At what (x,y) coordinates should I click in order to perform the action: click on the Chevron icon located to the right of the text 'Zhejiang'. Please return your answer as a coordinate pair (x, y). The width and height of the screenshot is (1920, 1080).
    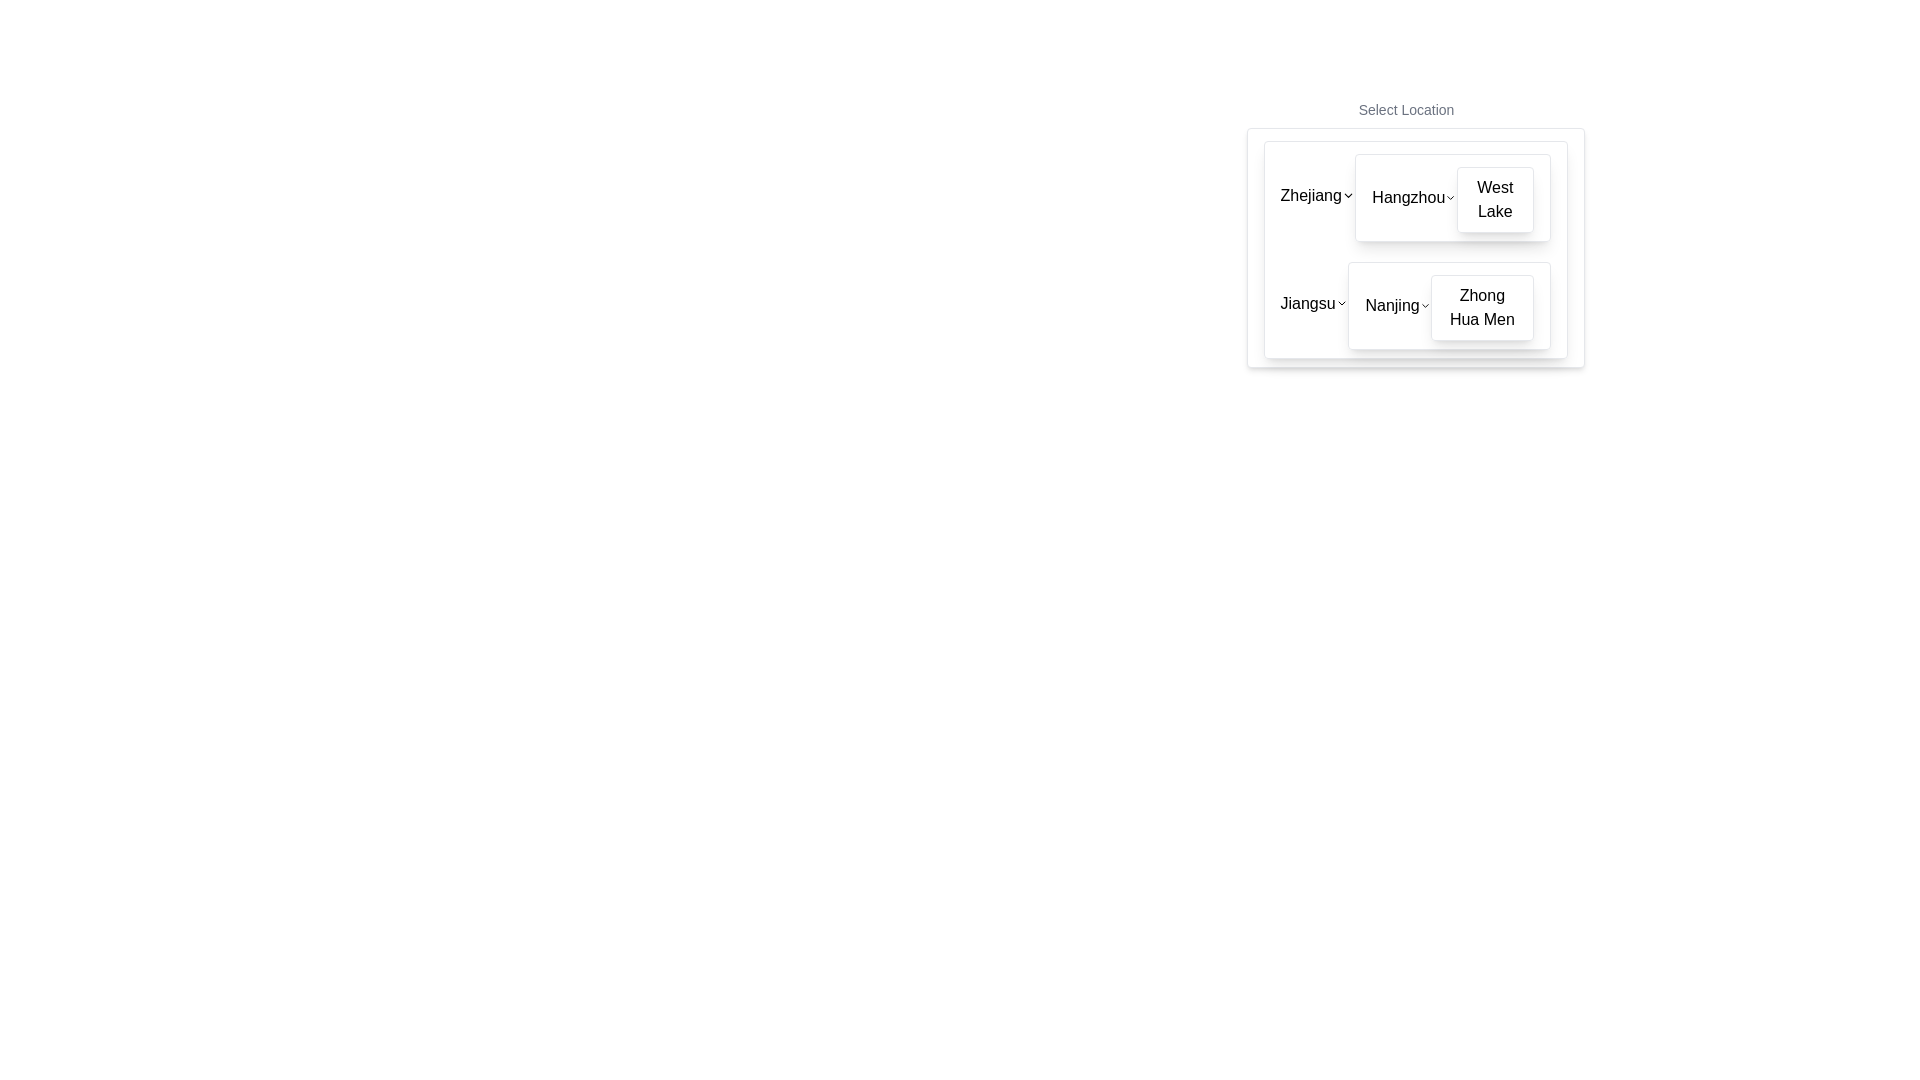
    Looking at the image, I should click on (1348, 196).